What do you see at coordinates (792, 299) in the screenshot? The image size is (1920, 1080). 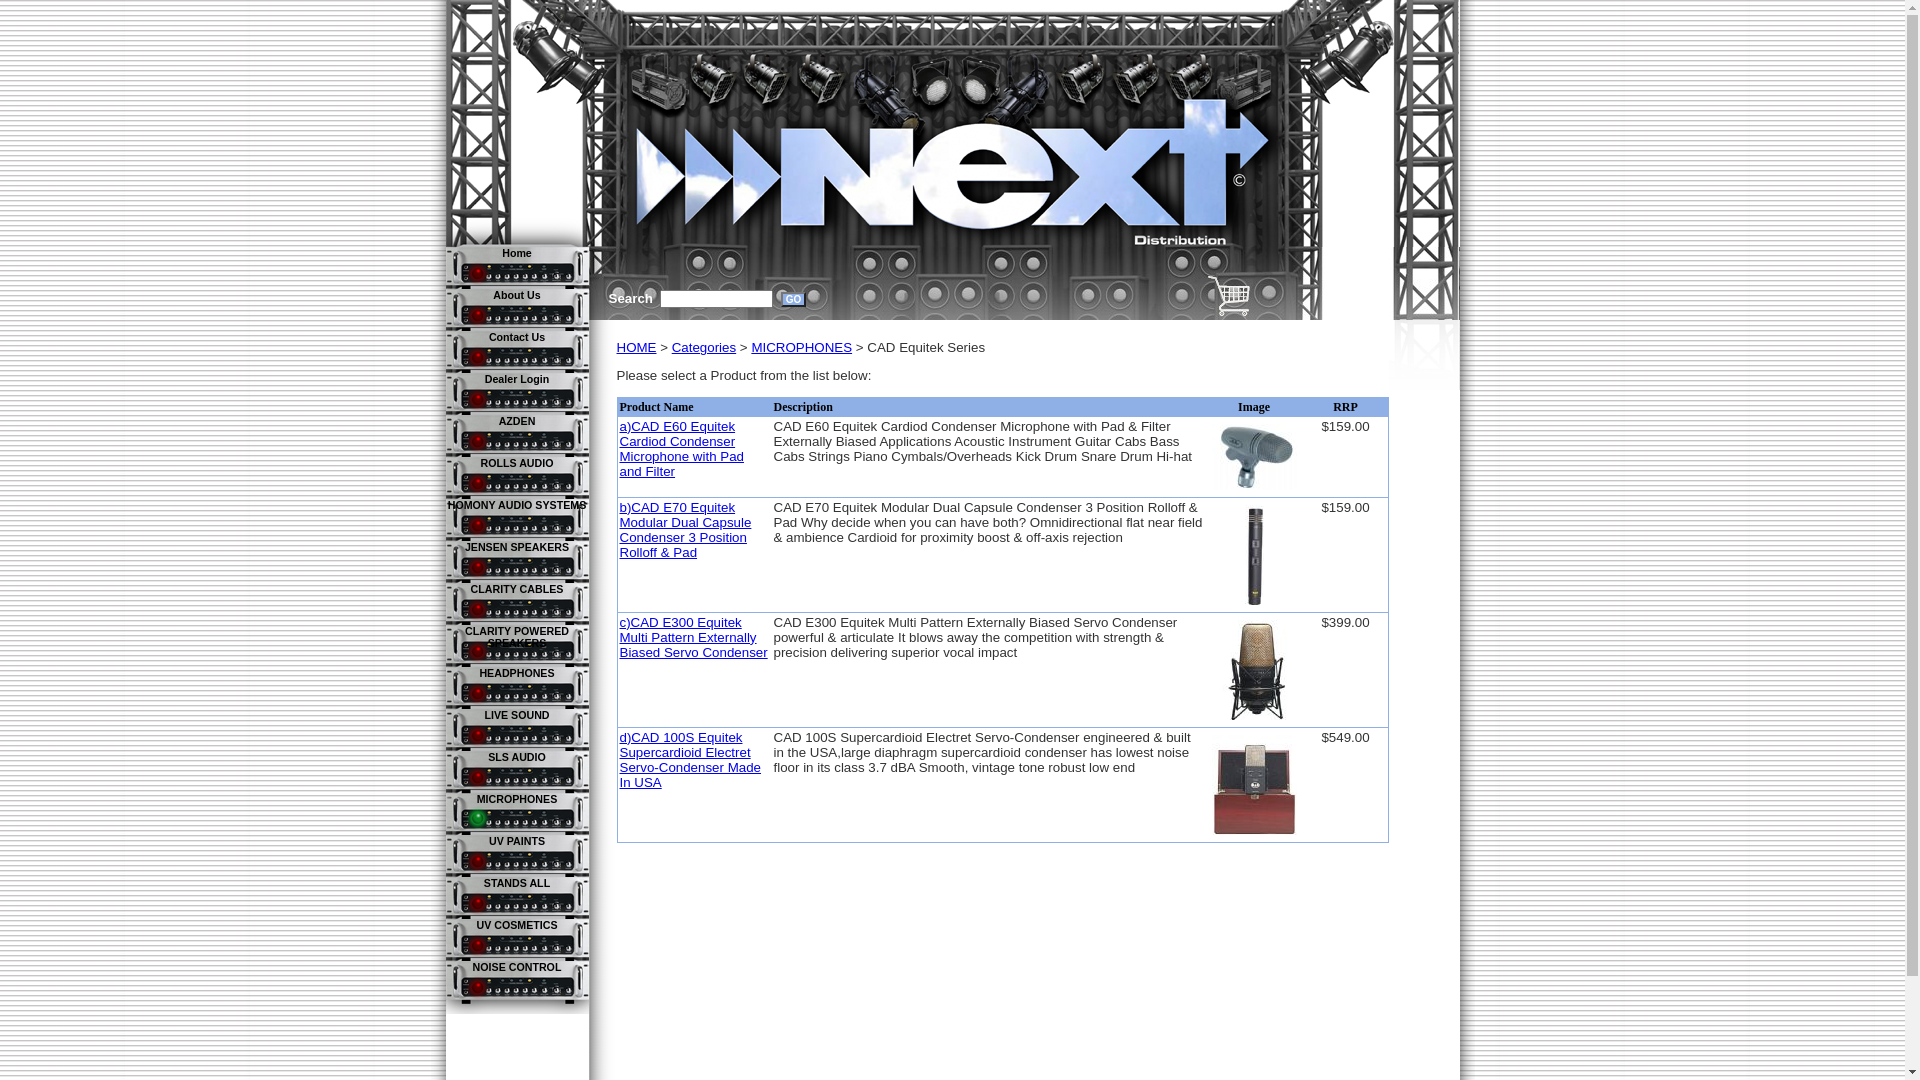 I see `'GO'` at bounding box center [792, 299].